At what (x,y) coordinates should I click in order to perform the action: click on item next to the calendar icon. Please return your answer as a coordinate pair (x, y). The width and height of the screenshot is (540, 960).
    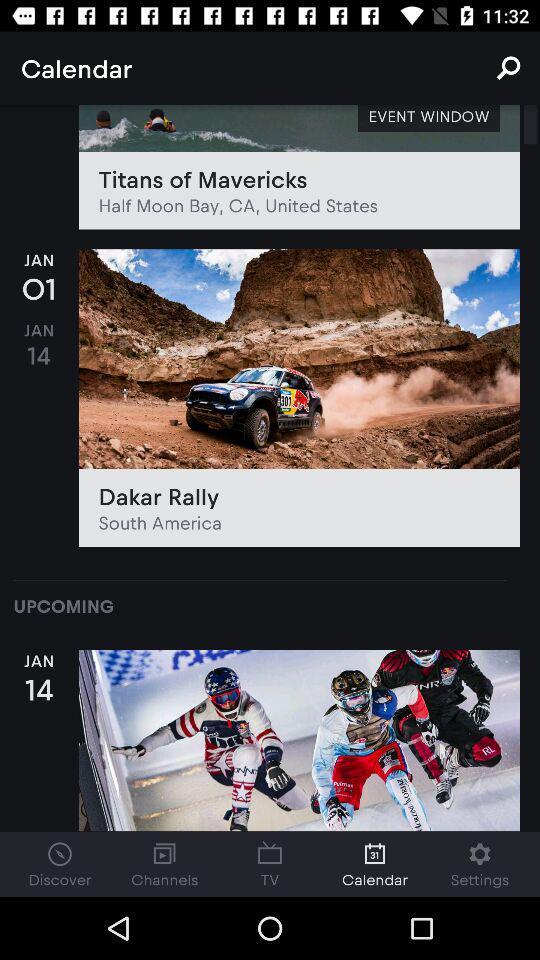
    Looking at the image, I should click on (508, 68).